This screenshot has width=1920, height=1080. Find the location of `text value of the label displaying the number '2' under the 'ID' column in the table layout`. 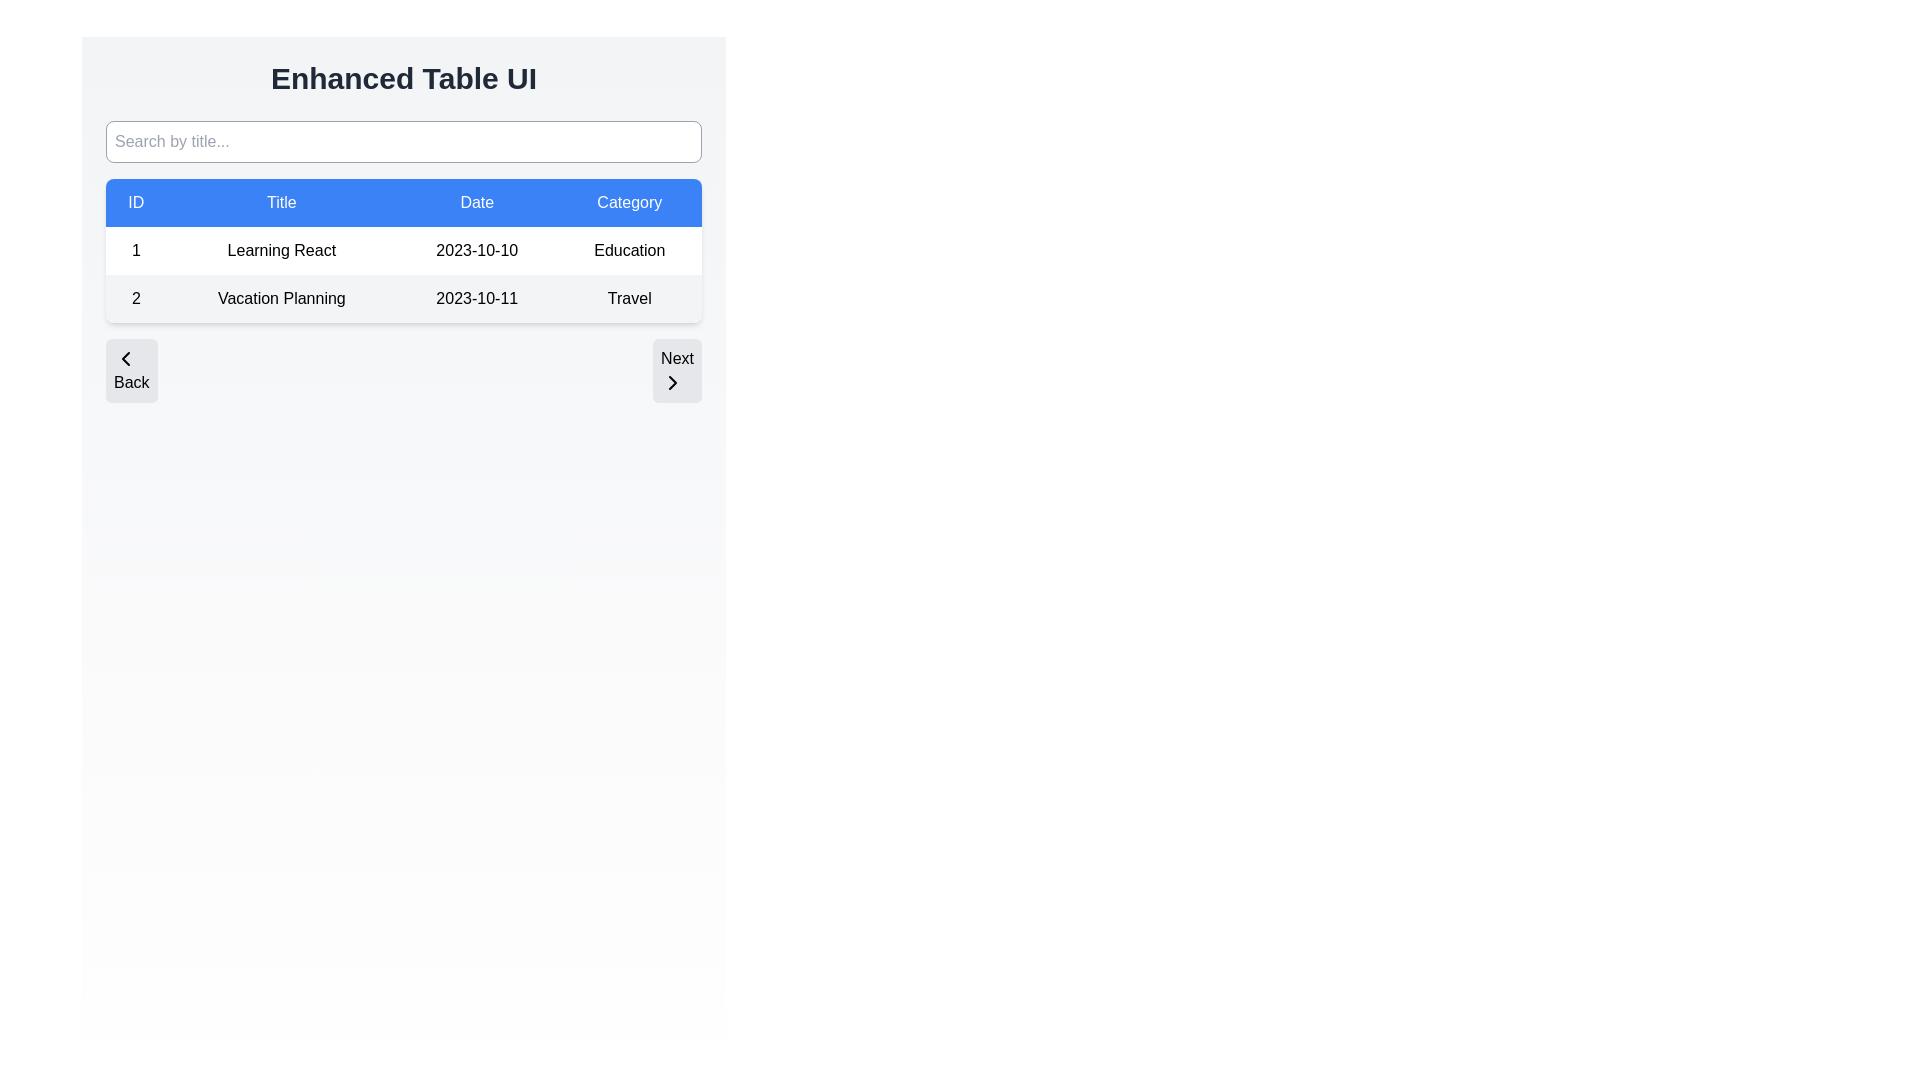

text value of the label displaying the number '2' under the 'ID' column in the table layout is located at coordinates (135, 299).